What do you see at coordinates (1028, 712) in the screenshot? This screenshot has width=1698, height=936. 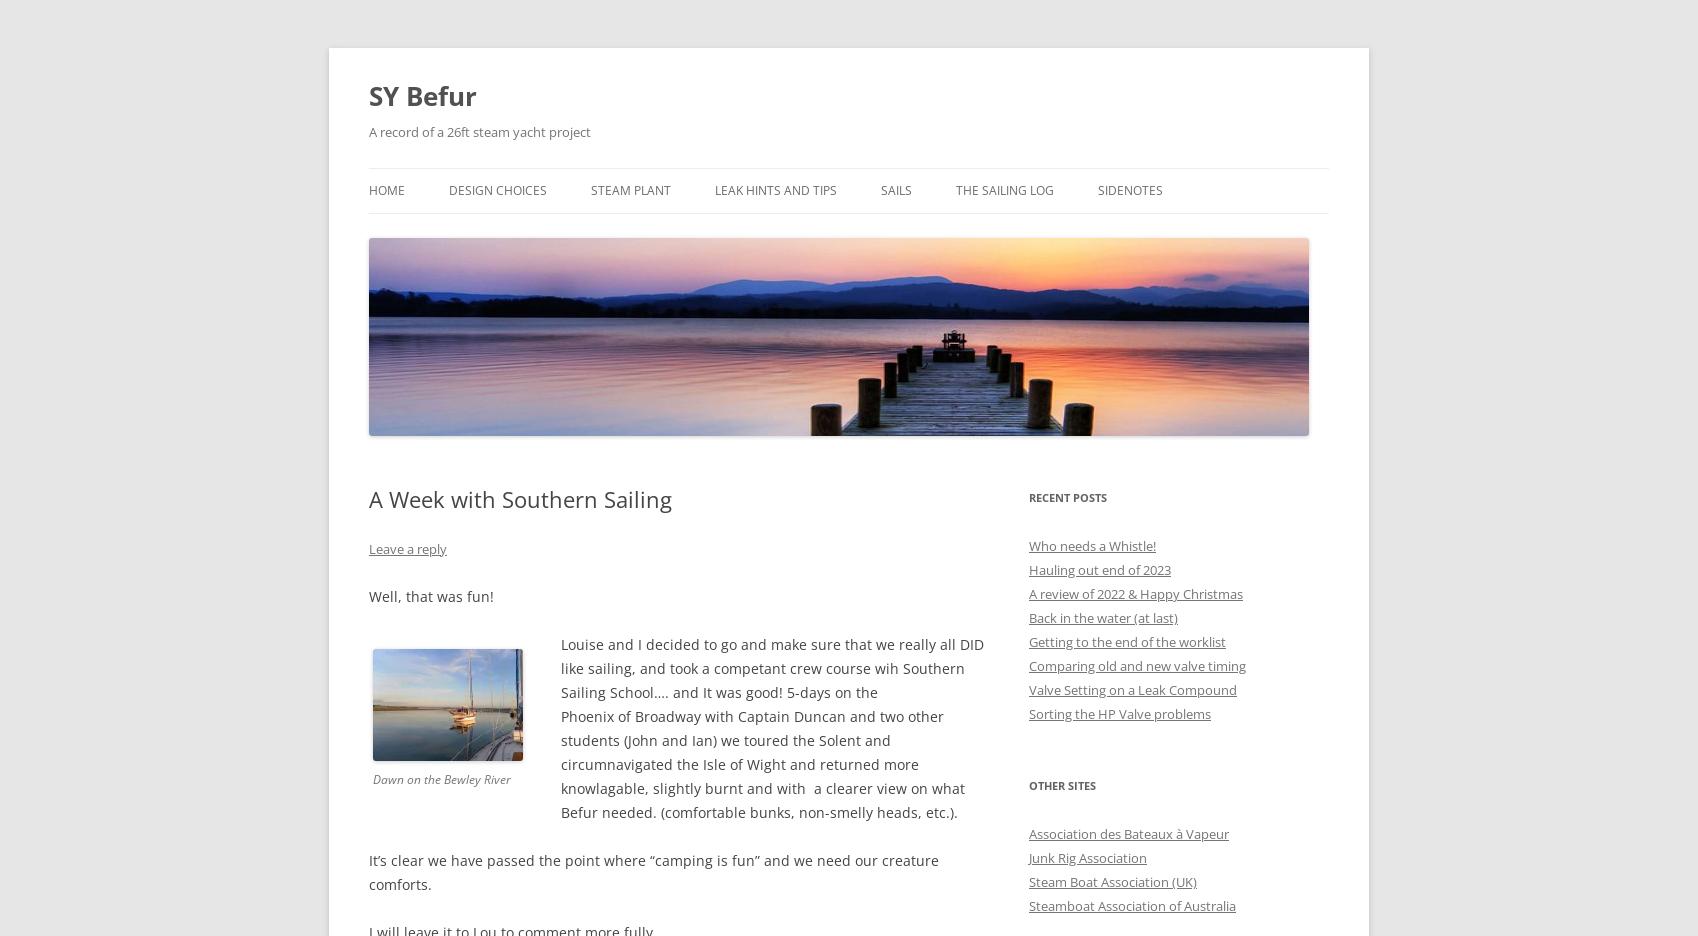 I see `'Sorting the HP Valve problems'` at bounding box center [1028, 712].